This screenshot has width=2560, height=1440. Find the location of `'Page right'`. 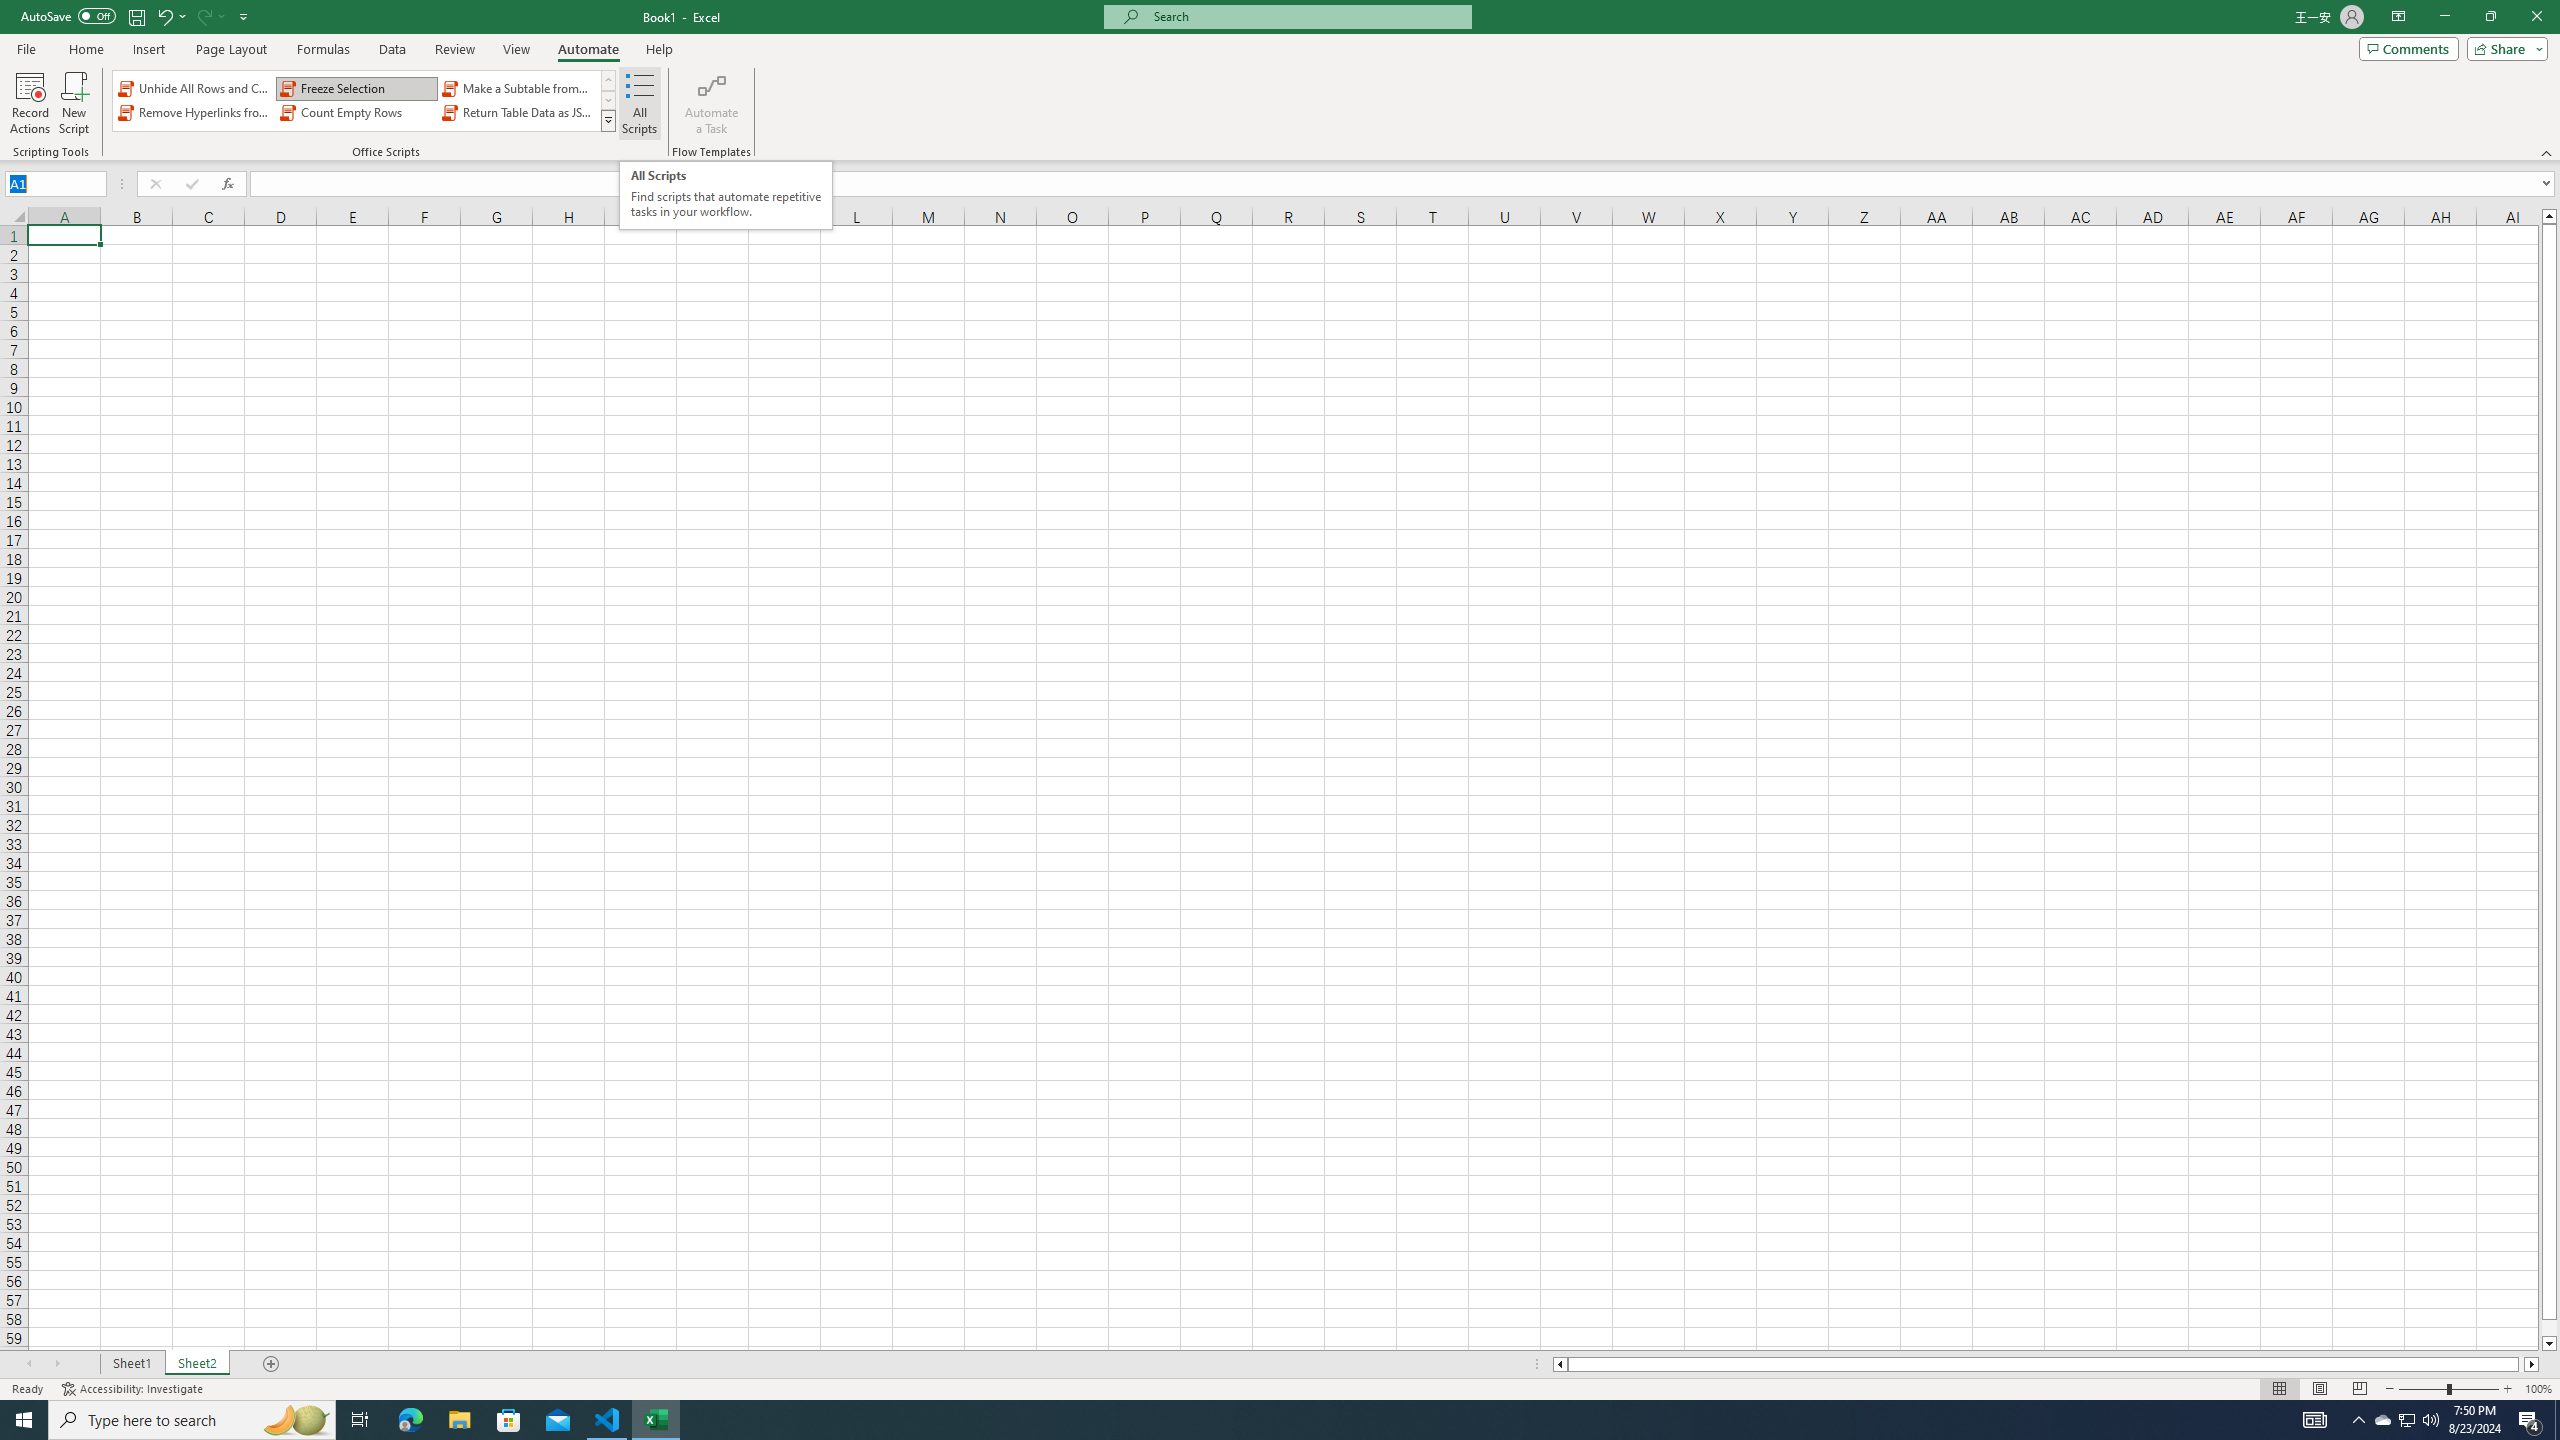

'Page right' is located at coordinates (2520, 1363).